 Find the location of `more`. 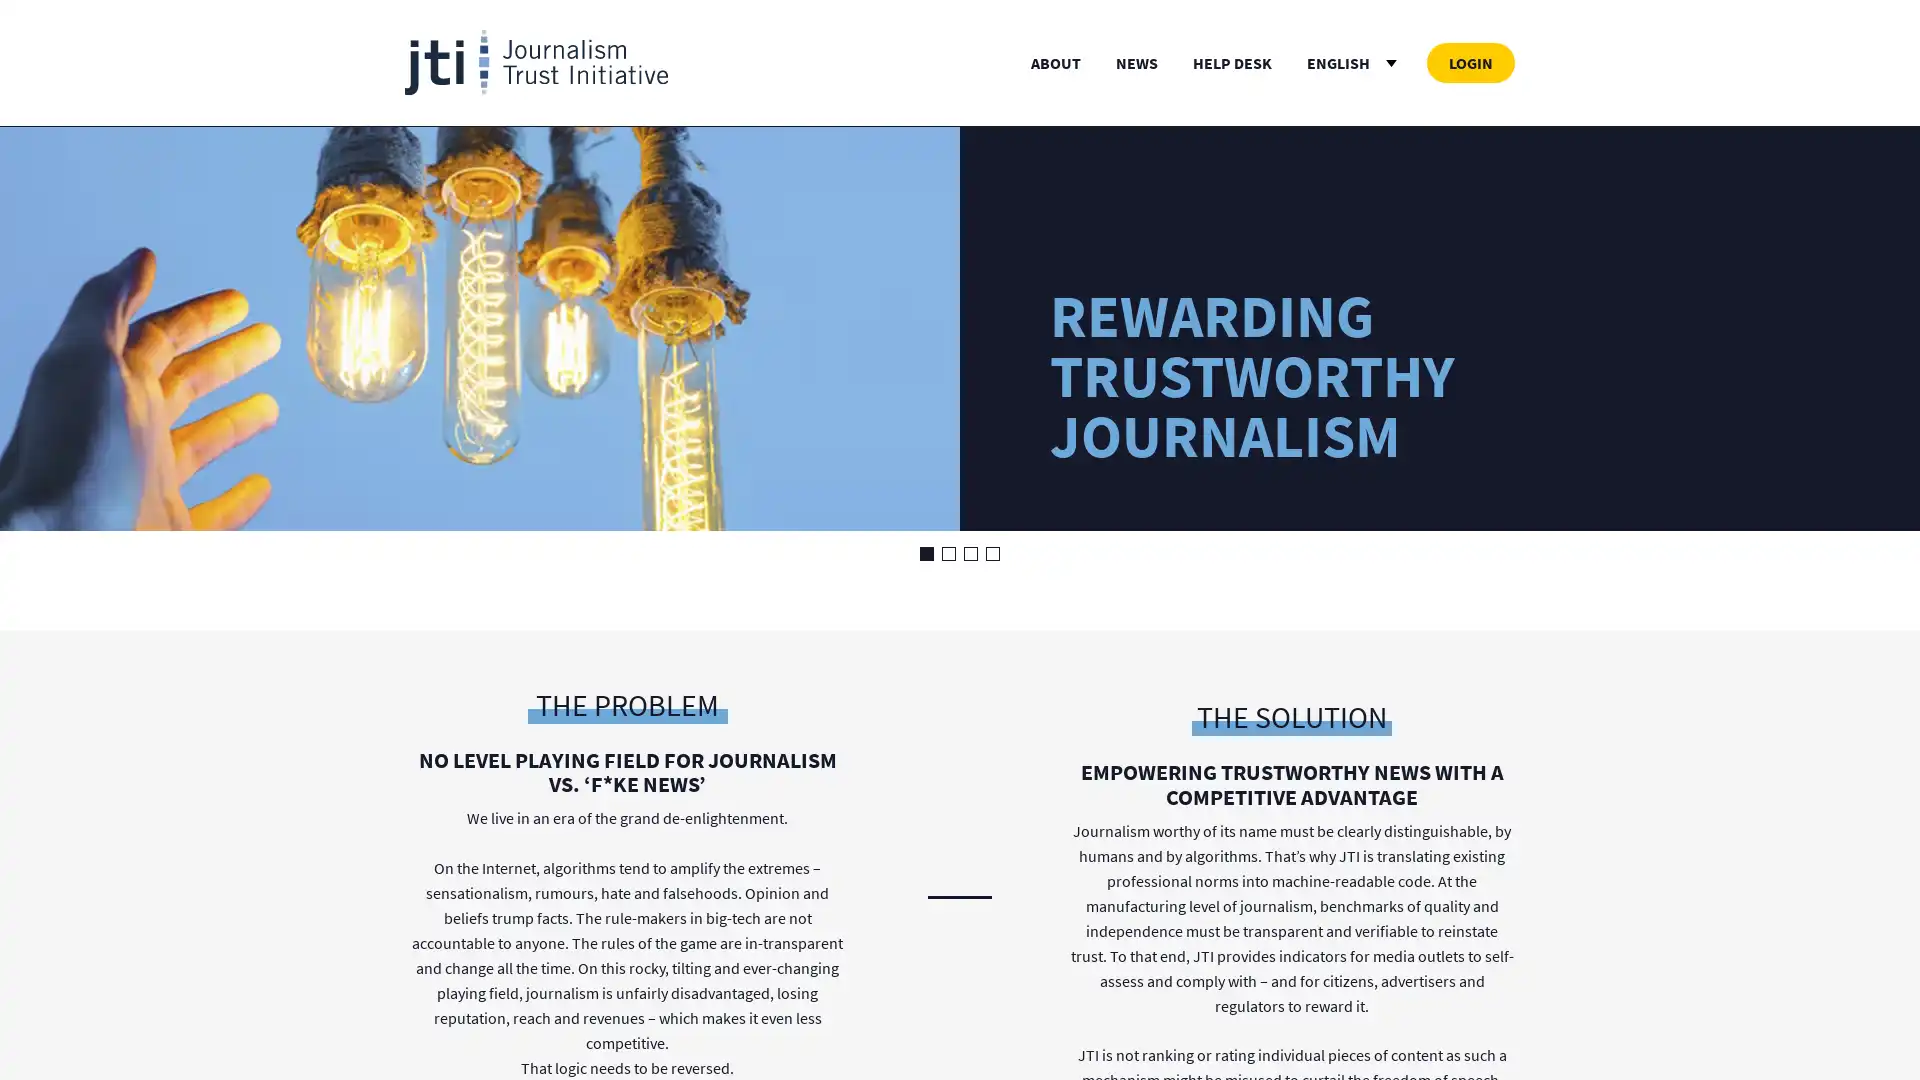

more is located at coordinates (816, 560).